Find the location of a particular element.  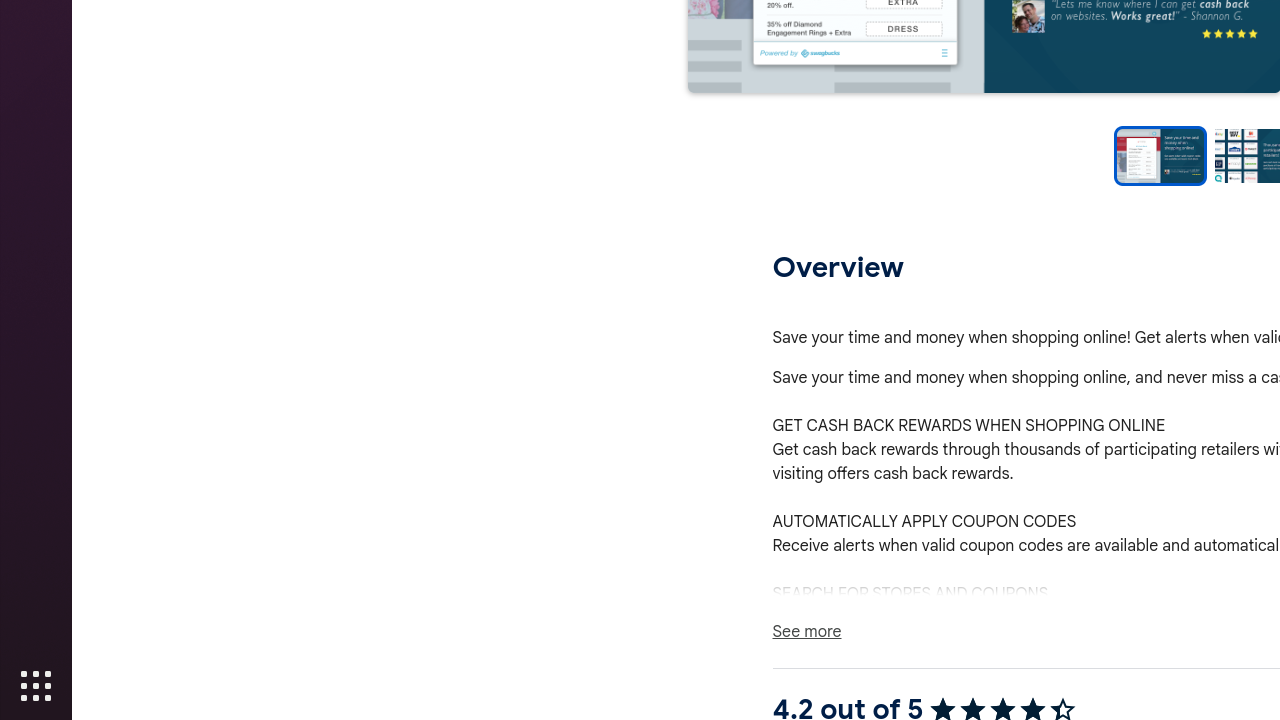

'Show Applications' is located at coordinates (35, 685).